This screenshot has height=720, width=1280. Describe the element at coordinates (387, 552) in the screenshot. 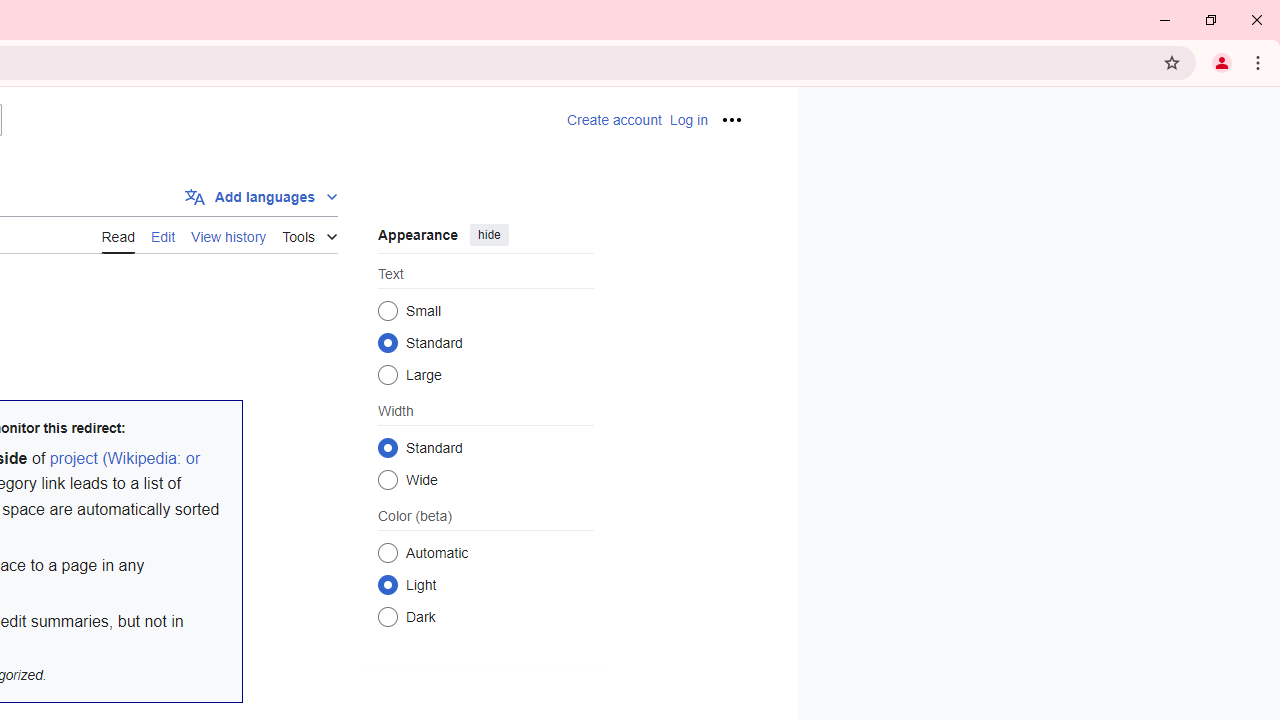

I see `'Automatic'` at that location.